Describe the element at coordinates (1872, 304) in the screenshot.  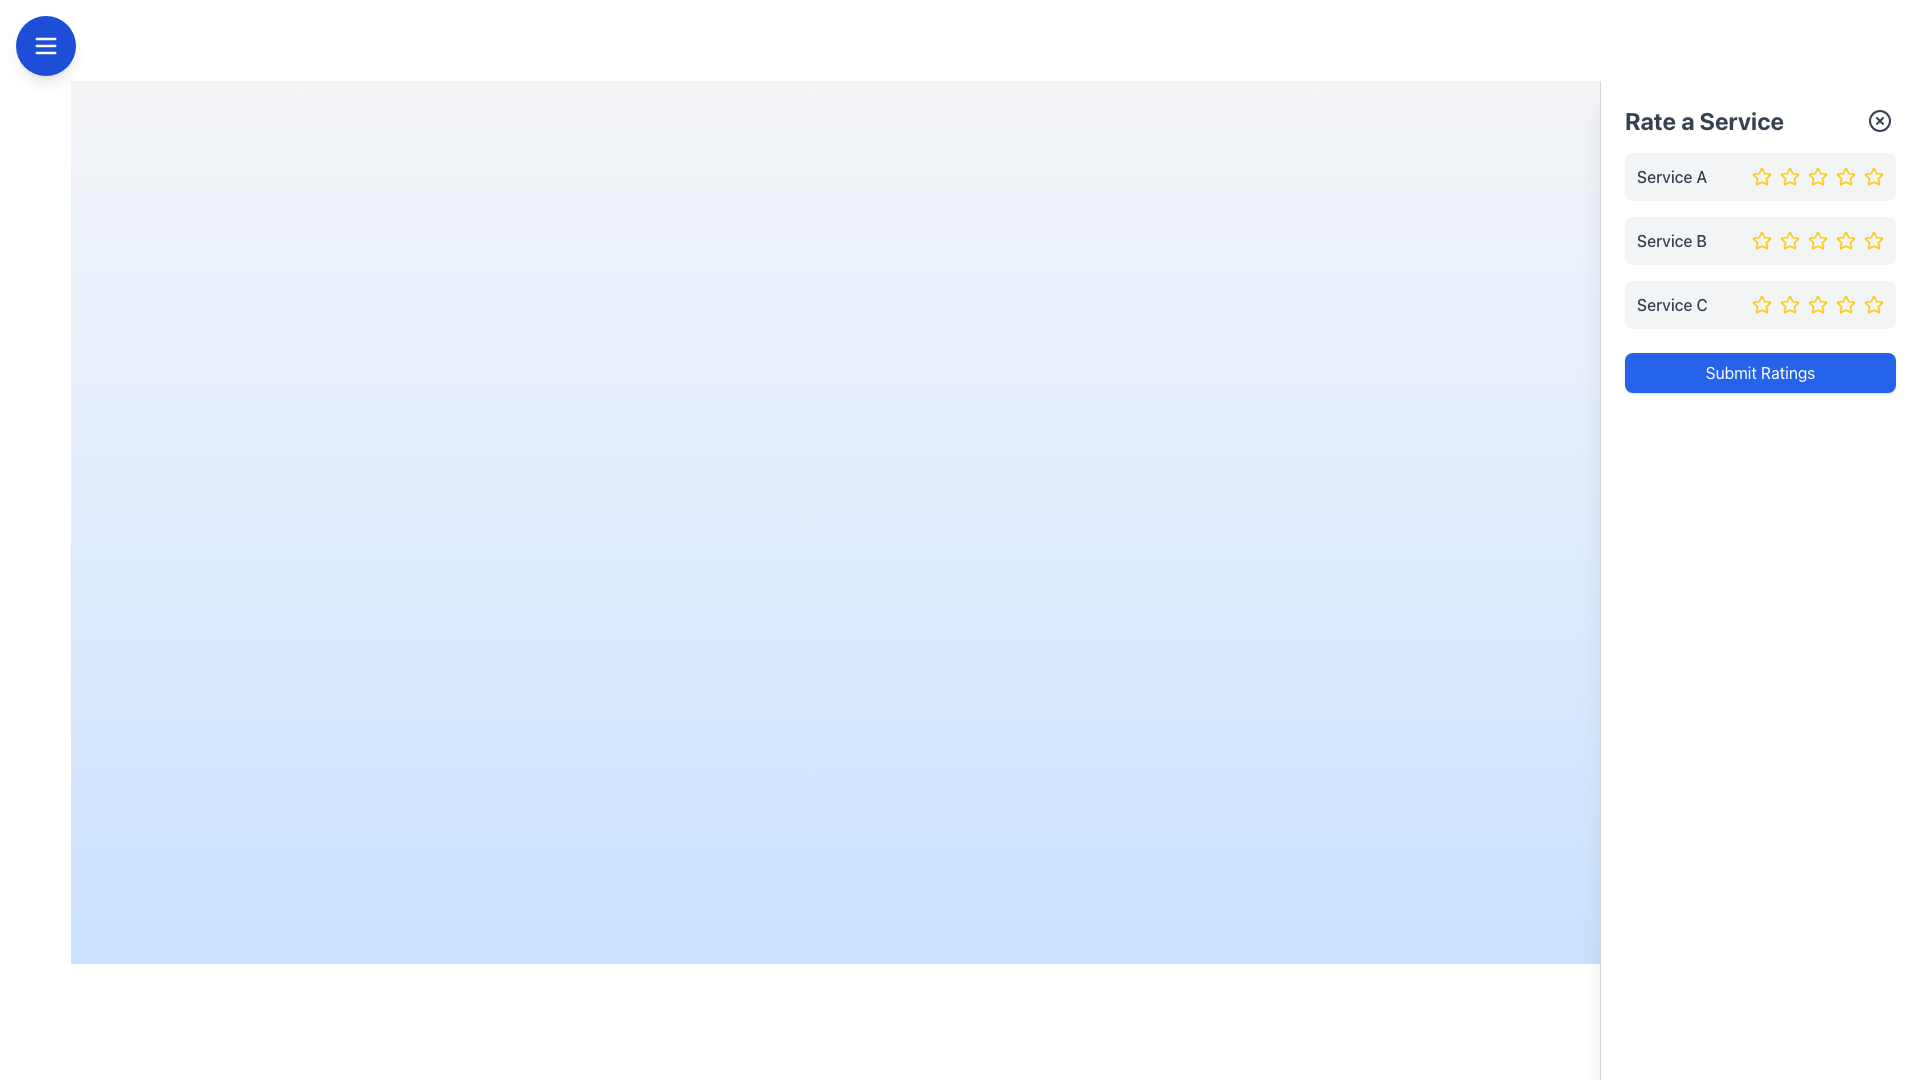
I see `the fifth star in the row of stars for 'Service C' to observe the color change` at that location.